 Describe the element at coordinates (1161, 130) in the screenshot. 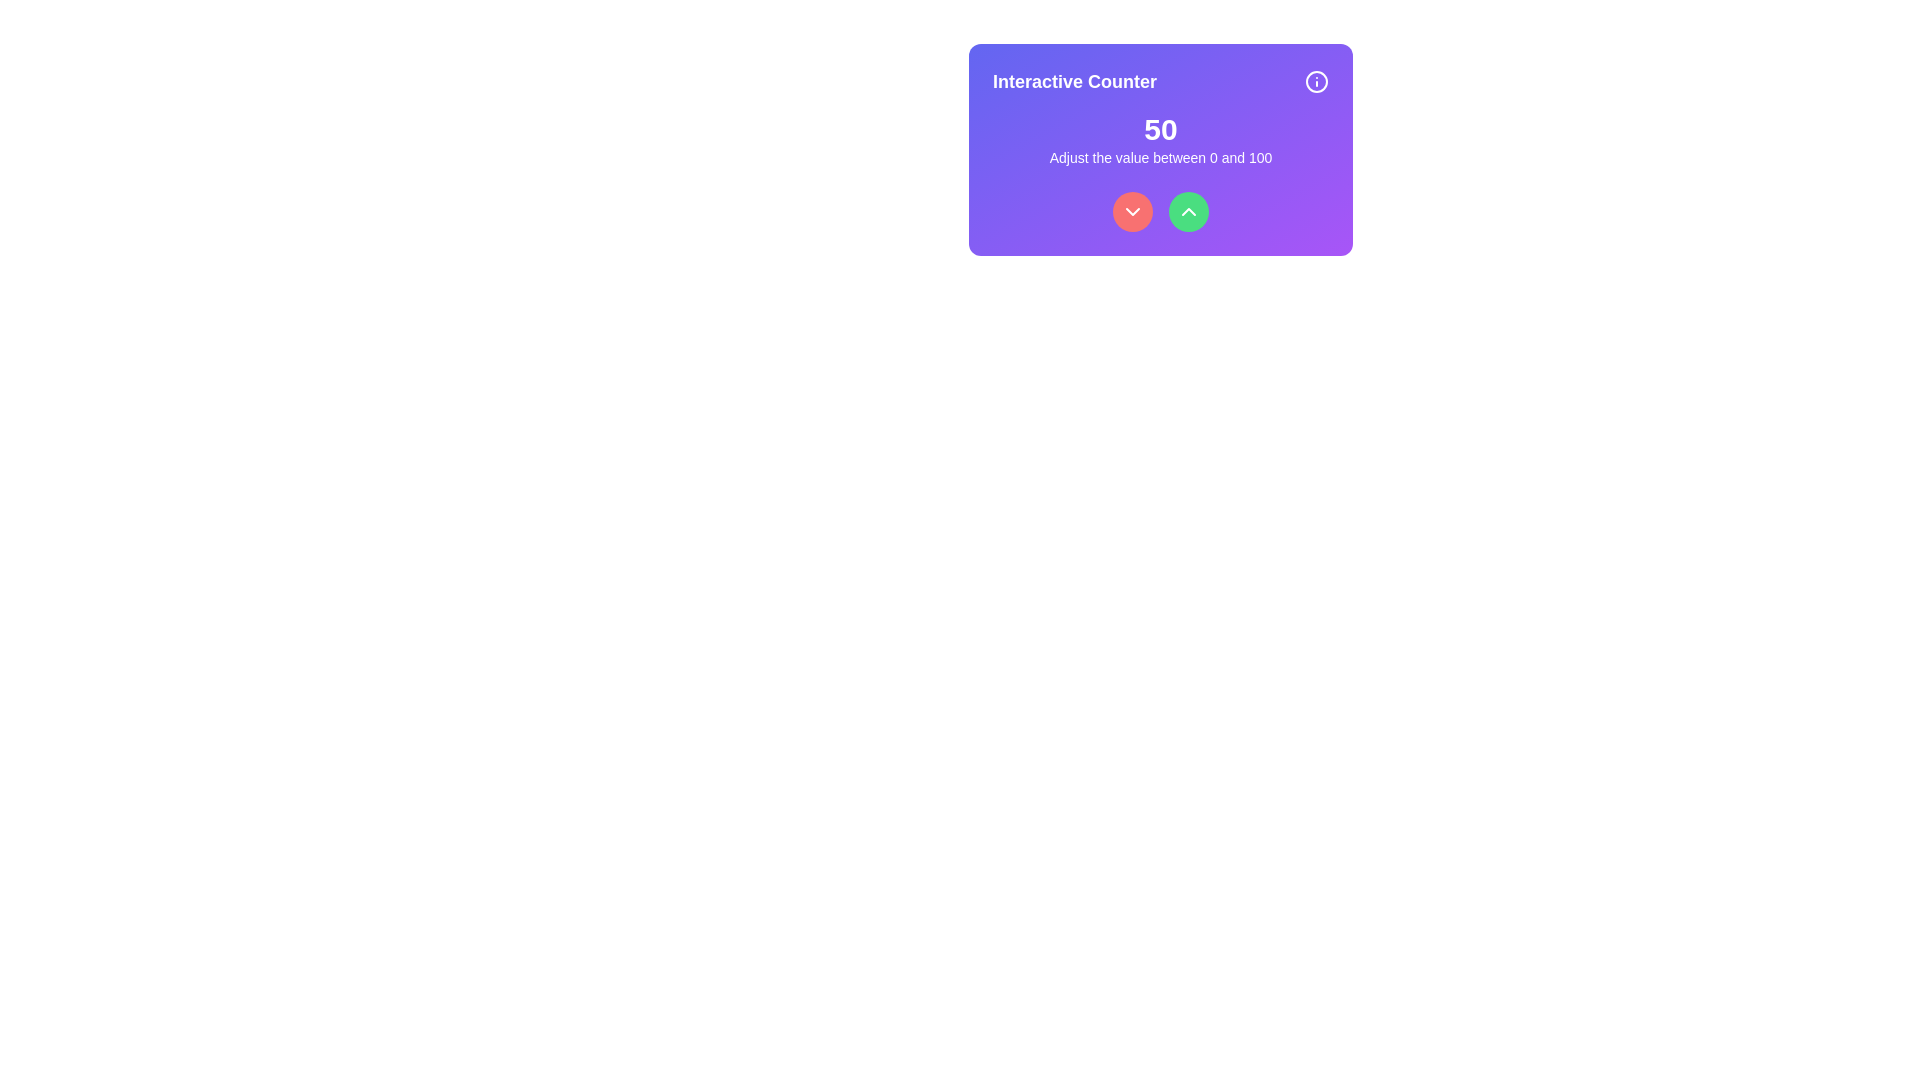

I see `the number '50' displayed in a bold and large font, centrally aligned within a purple rectangle labeled 'Interactive Counter'` at that location.